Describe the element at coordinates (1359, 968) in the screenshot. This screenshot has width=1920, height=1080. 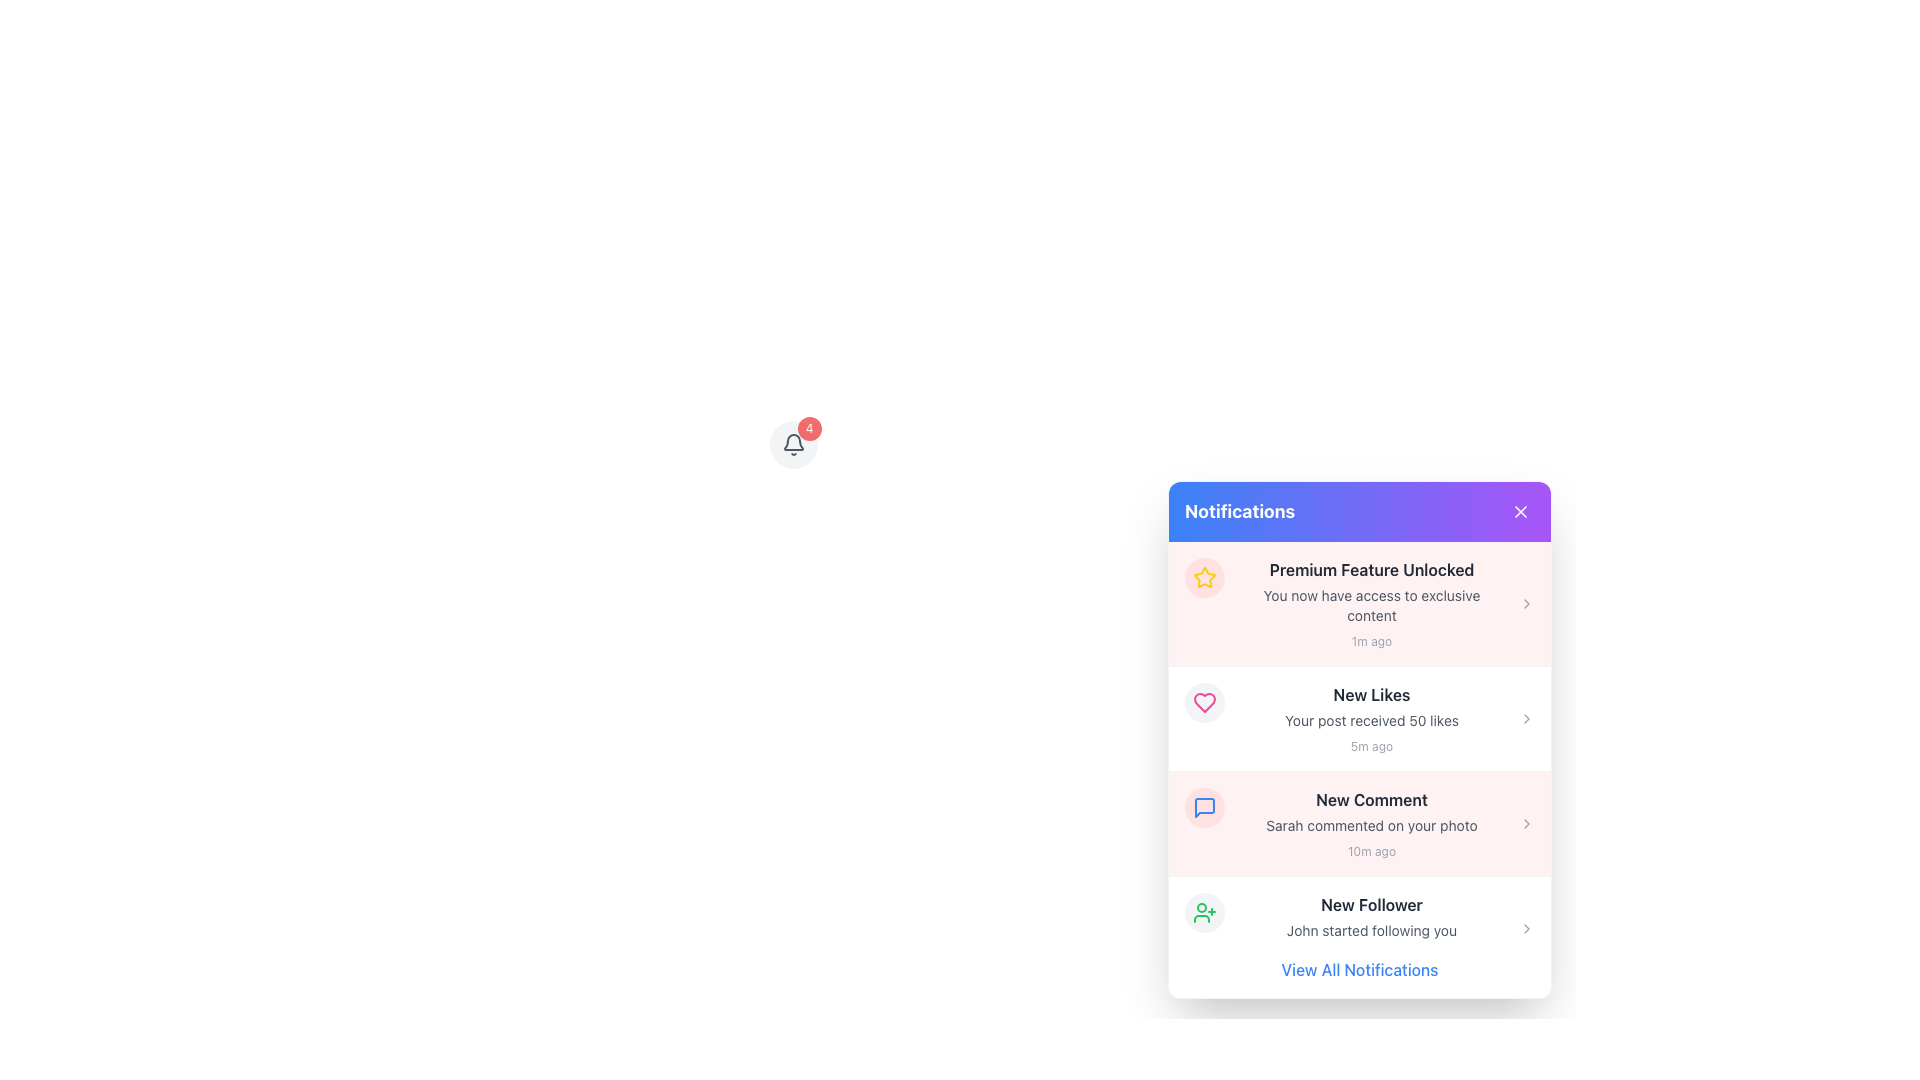
I see `the 'View All Notifications' button, which is a text-based button with blue text on a white background, located at the bottom of the notification panel` at that location.